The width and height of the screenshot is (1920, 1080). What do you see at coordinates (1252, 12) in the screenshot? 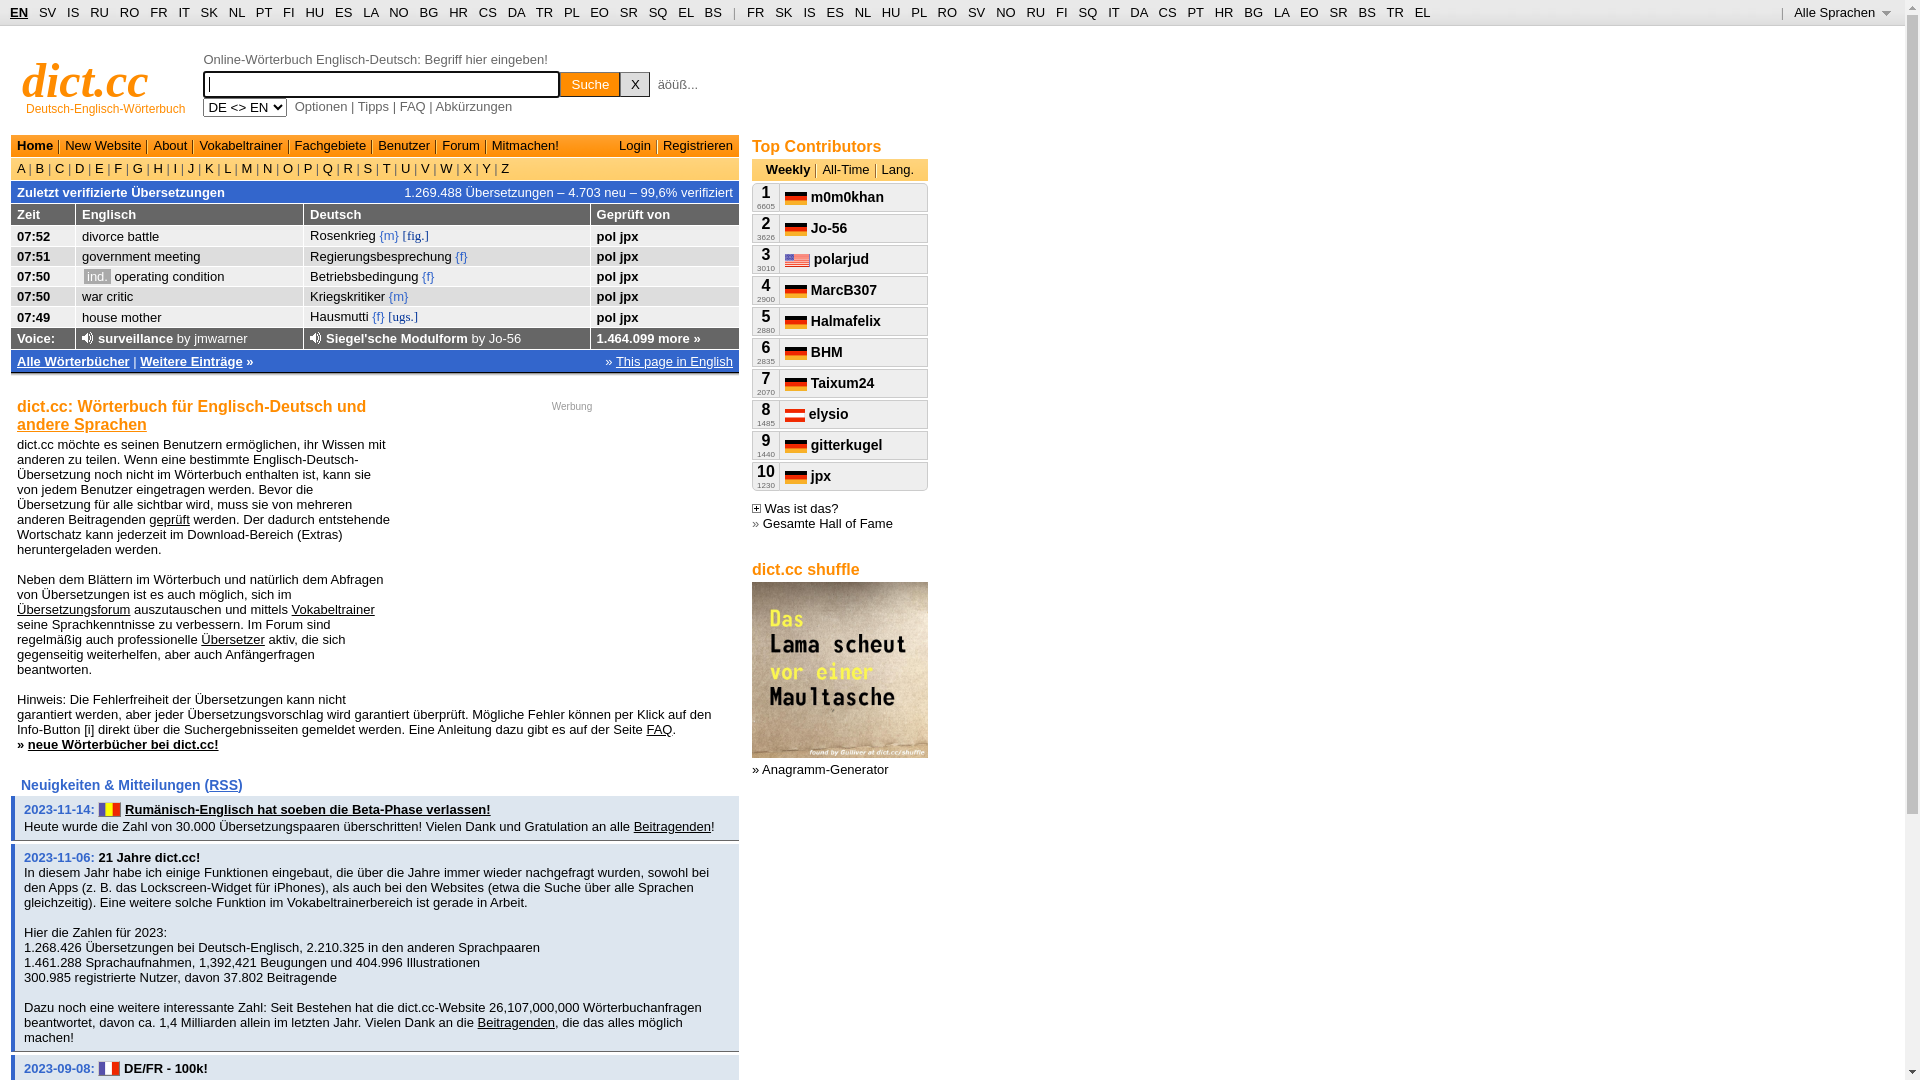
I see `'BG'` at bounding box center [1252, 12].